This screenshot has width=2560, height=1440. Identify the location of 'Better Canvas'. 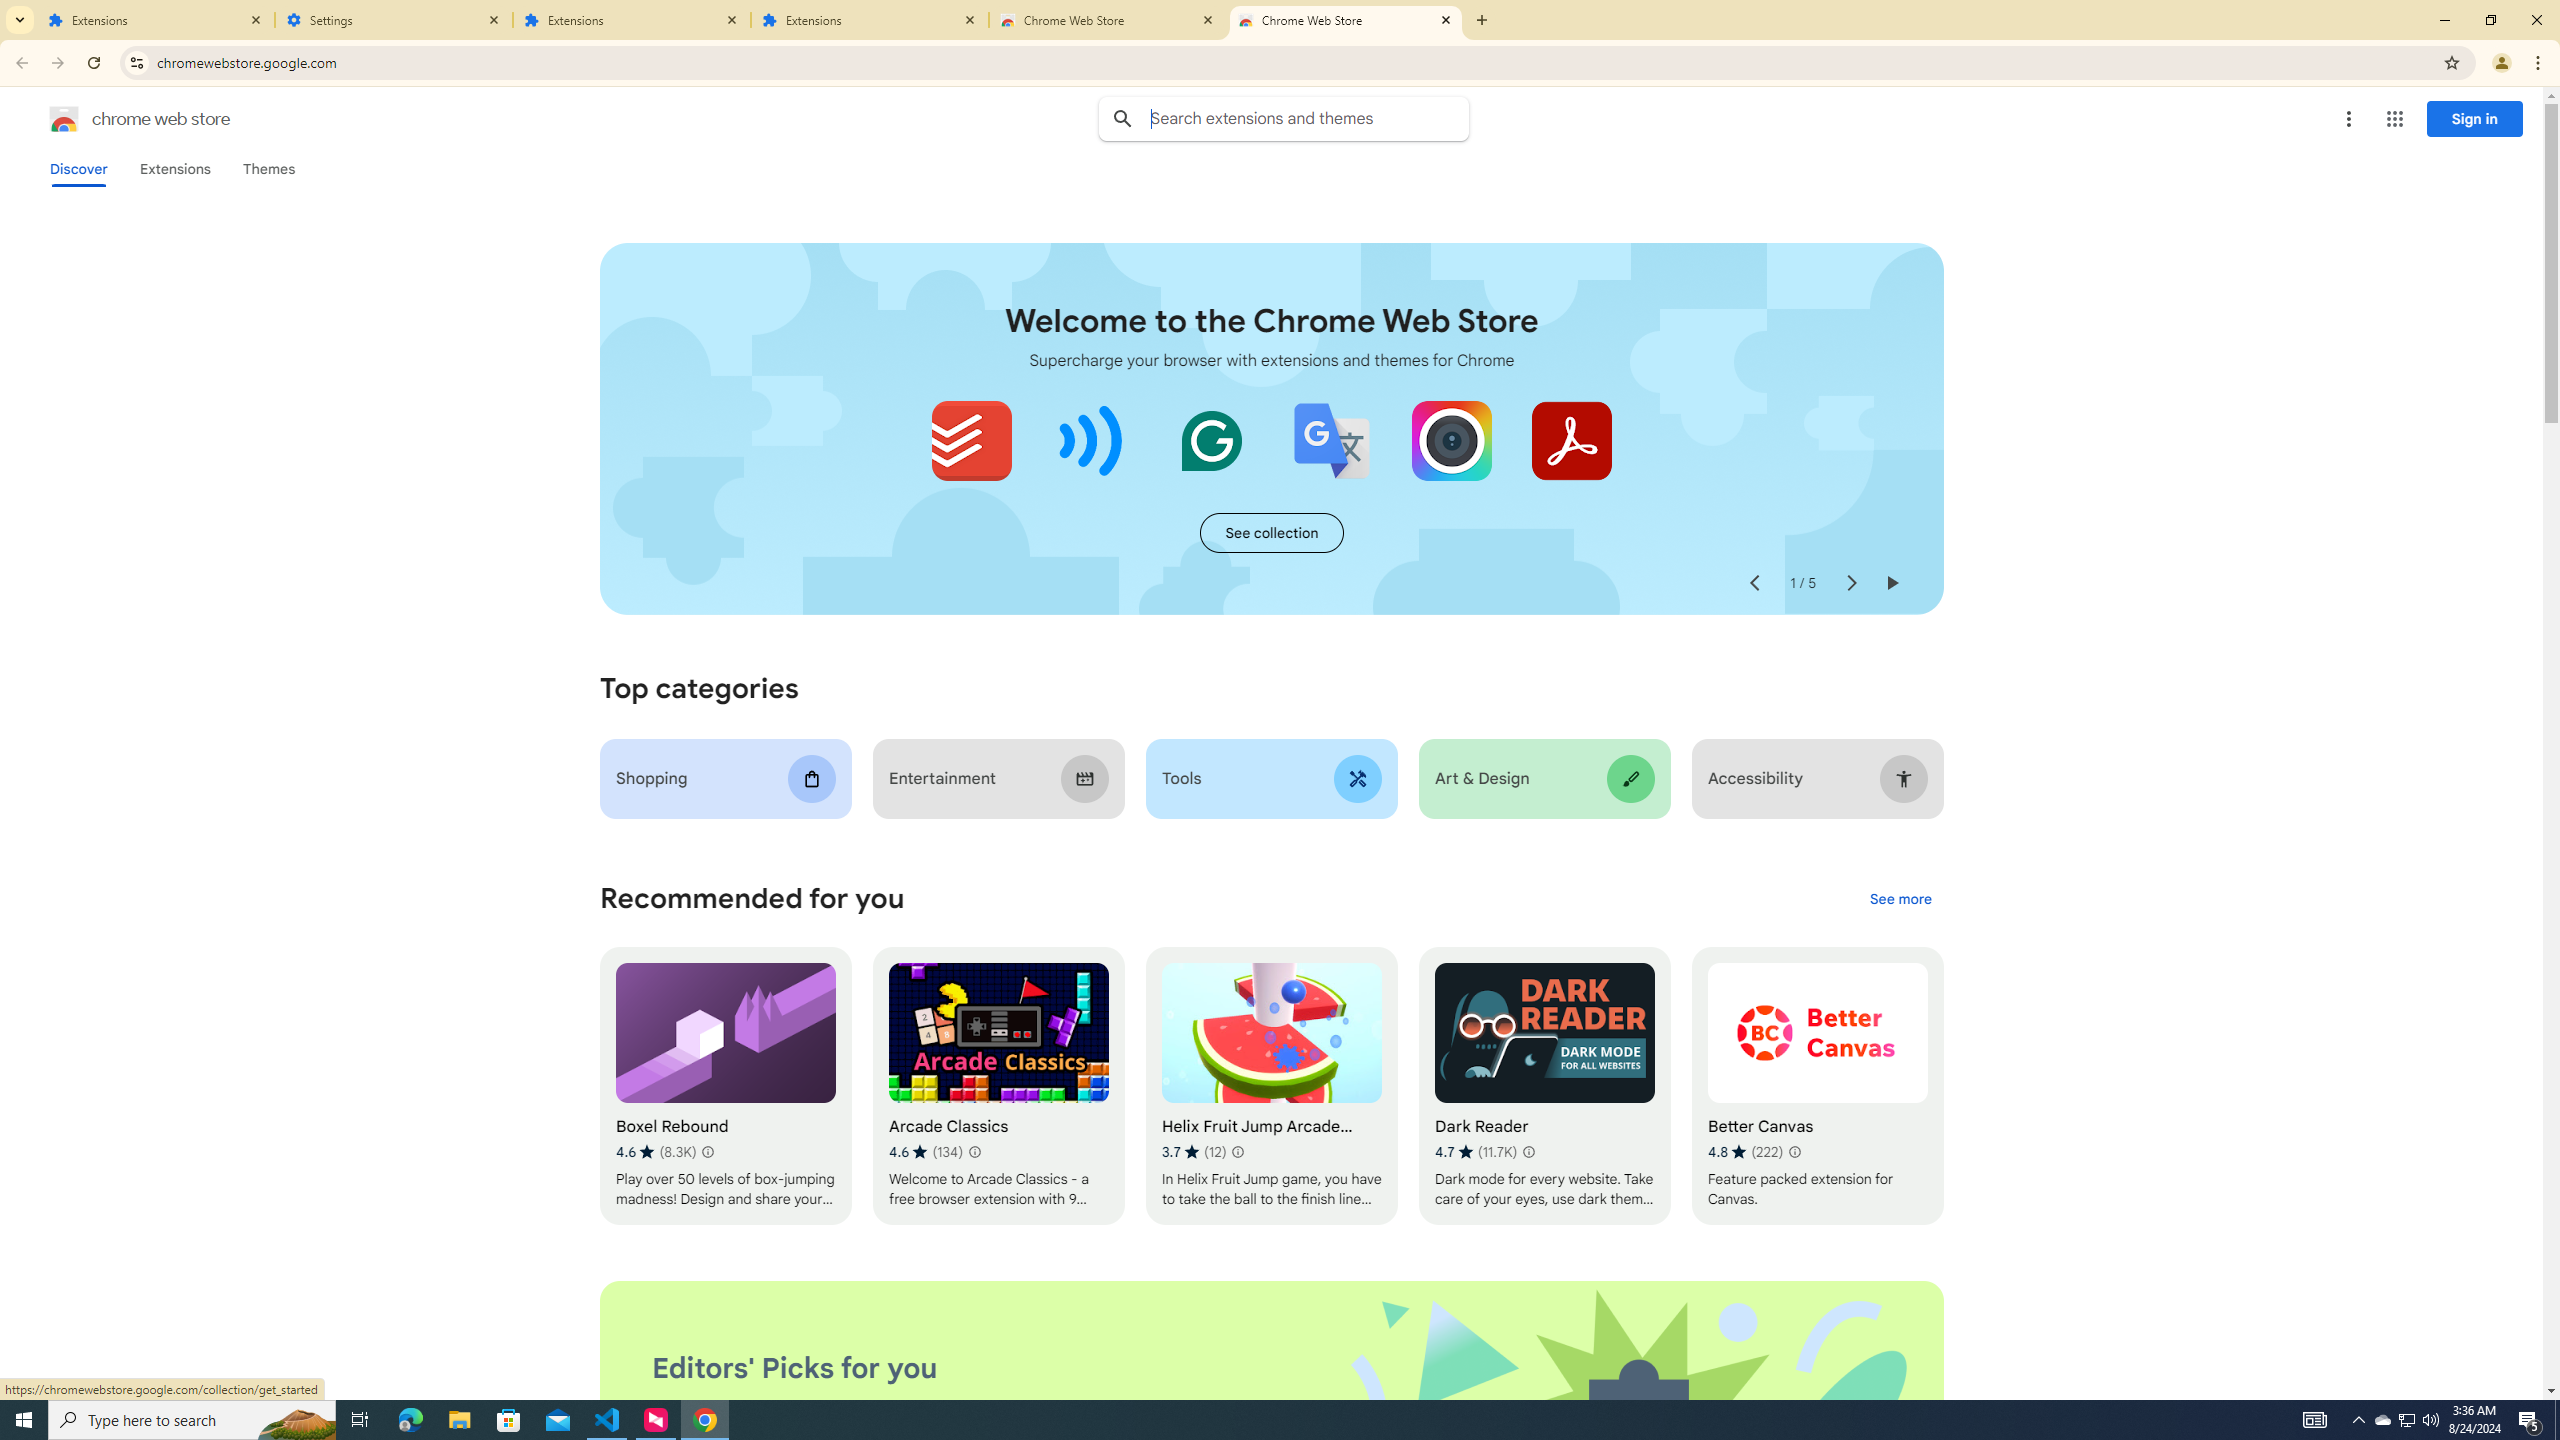
(1817, 1085).